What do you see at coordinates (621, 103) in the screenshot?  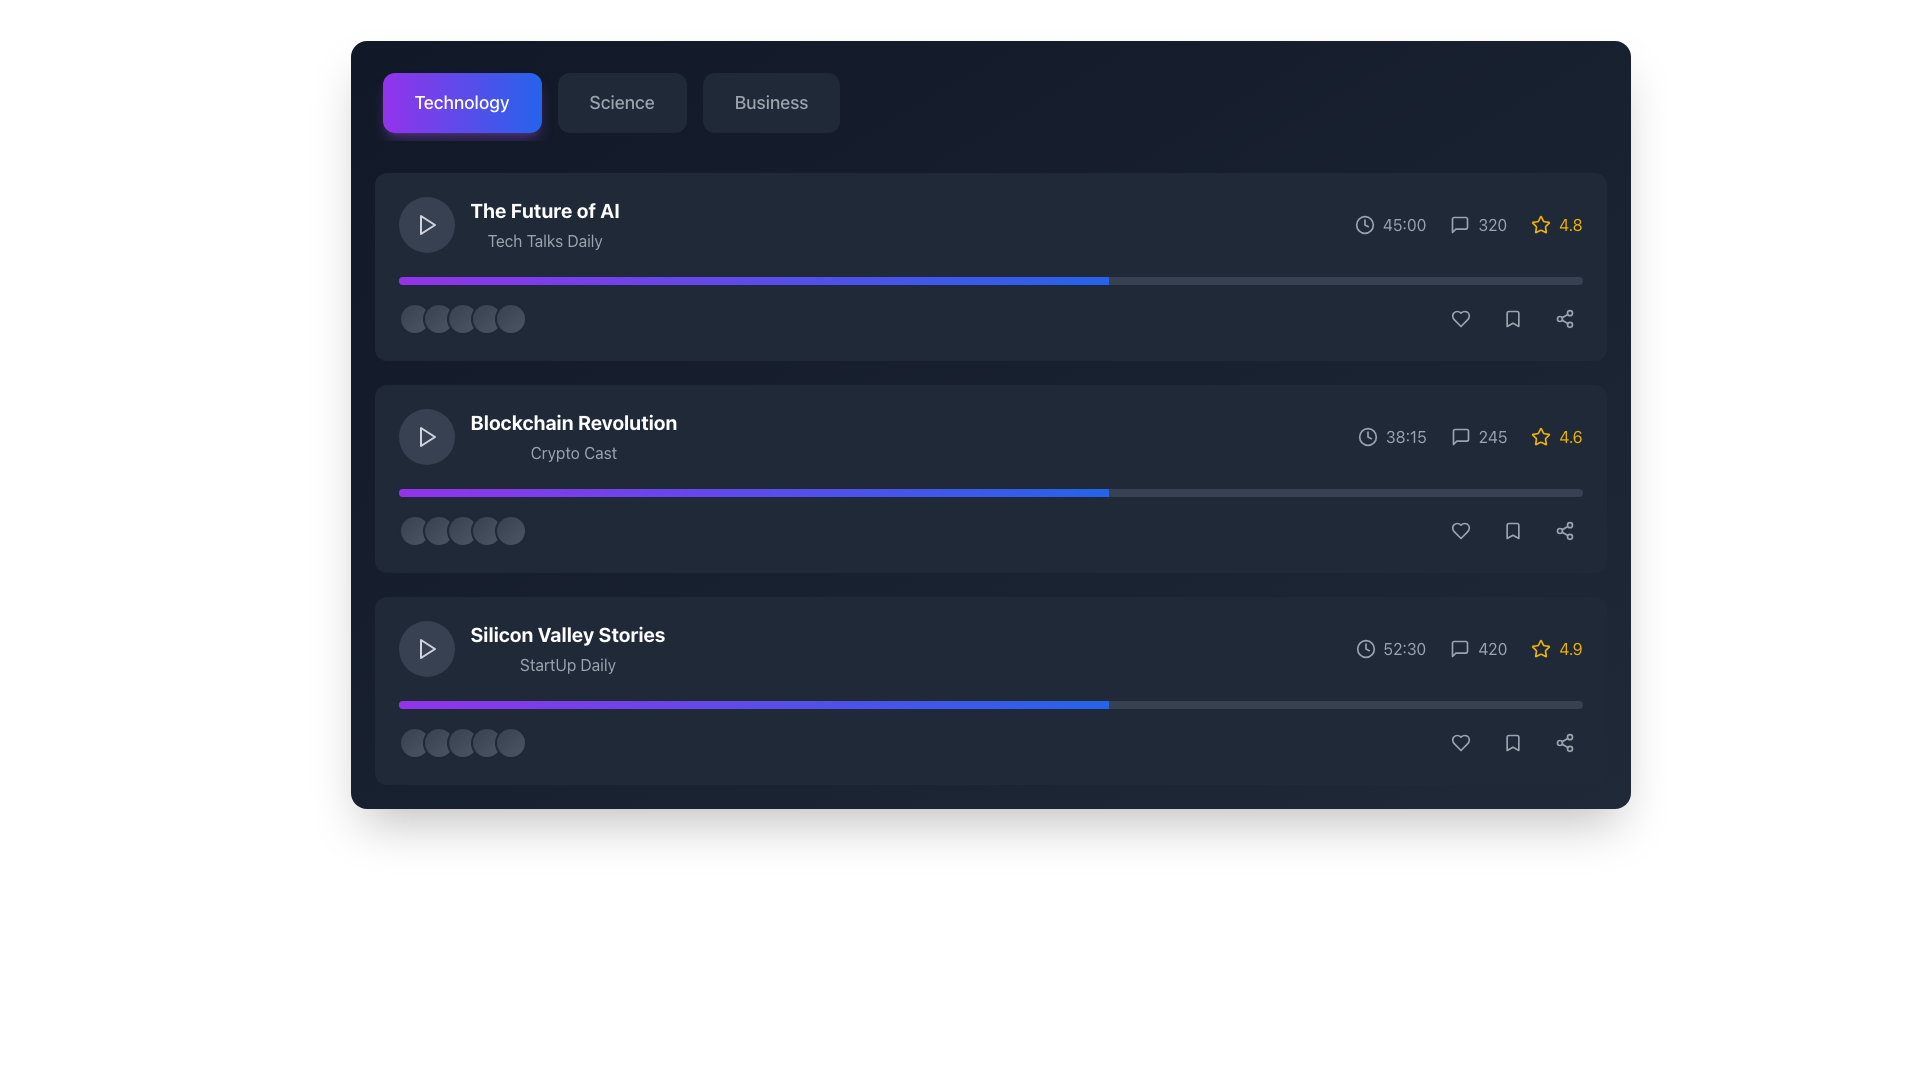 I see `the 'Science' button, which is the second button in a horizontal row of three buttons` at bounding box center [621, 103].